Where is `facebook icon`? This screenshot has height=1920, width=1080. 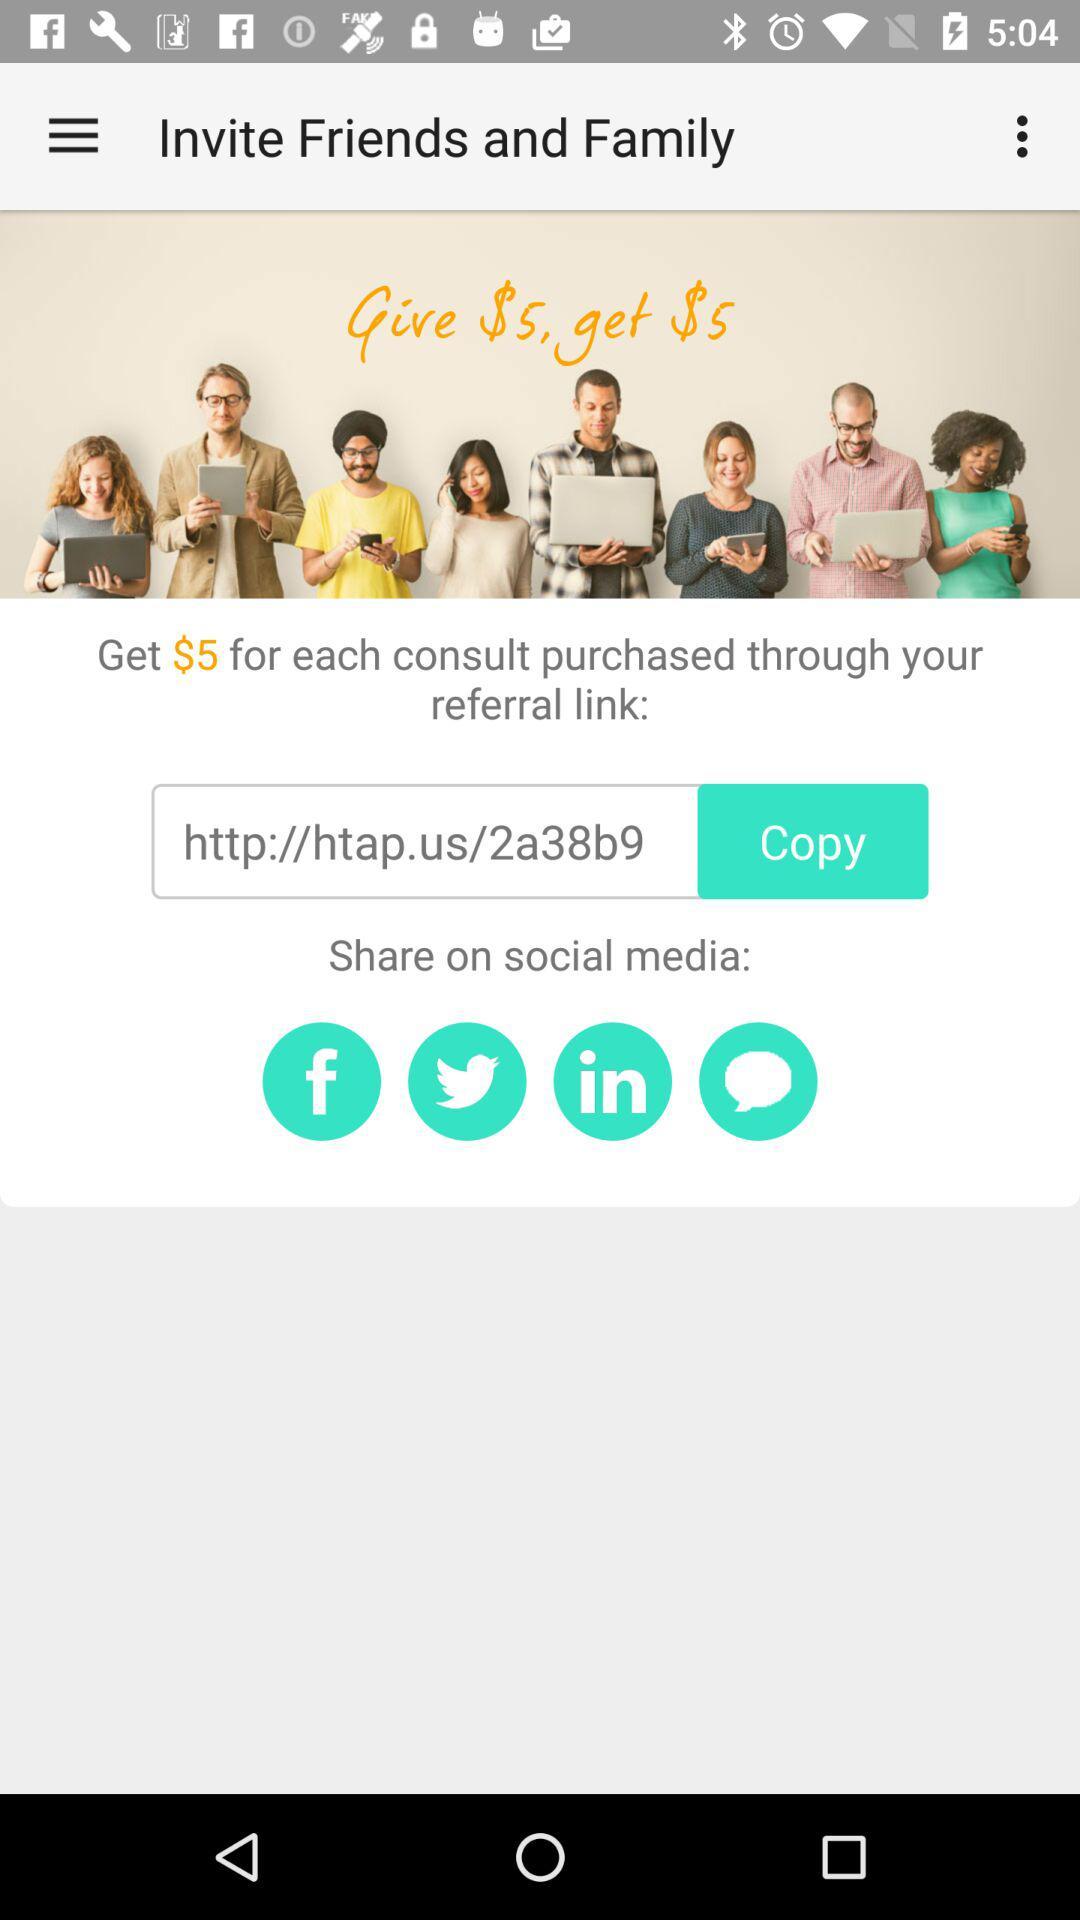 facebook icon is located at coordinates (320, 1080).